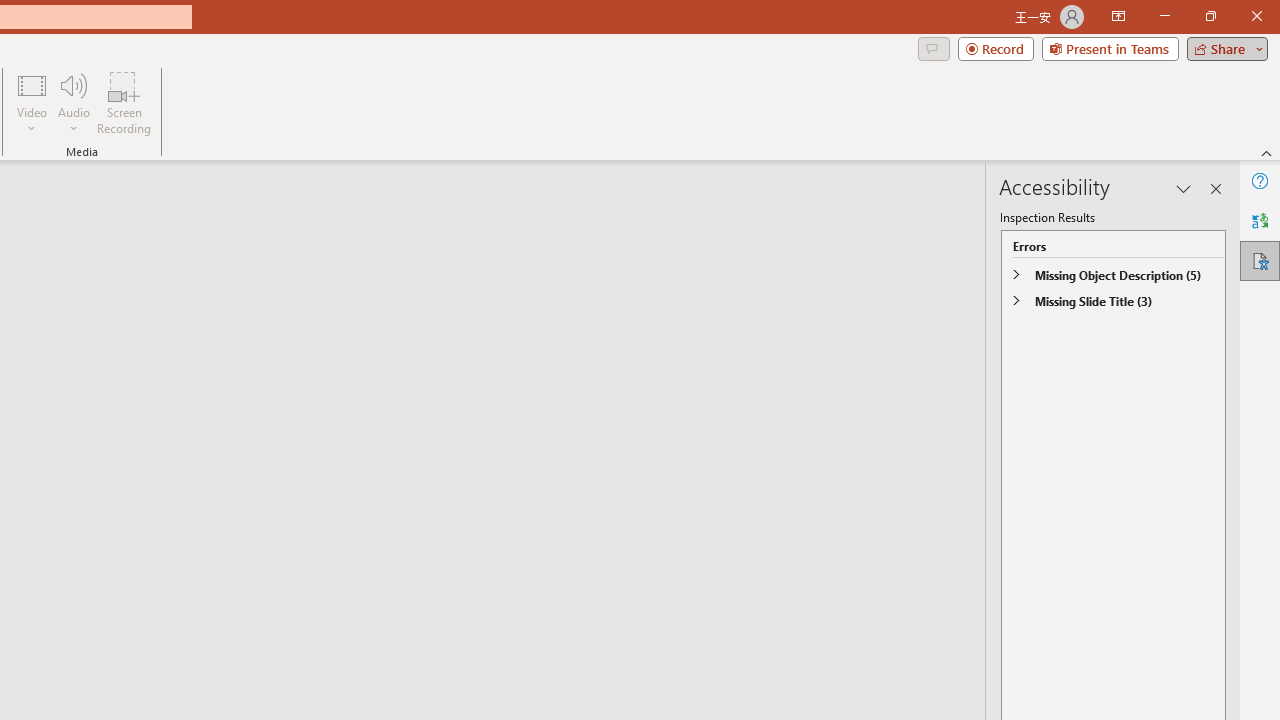 The height and width of the screenshot is (720, 1280). I want to click on 'Close pane', so click(1215, 189).